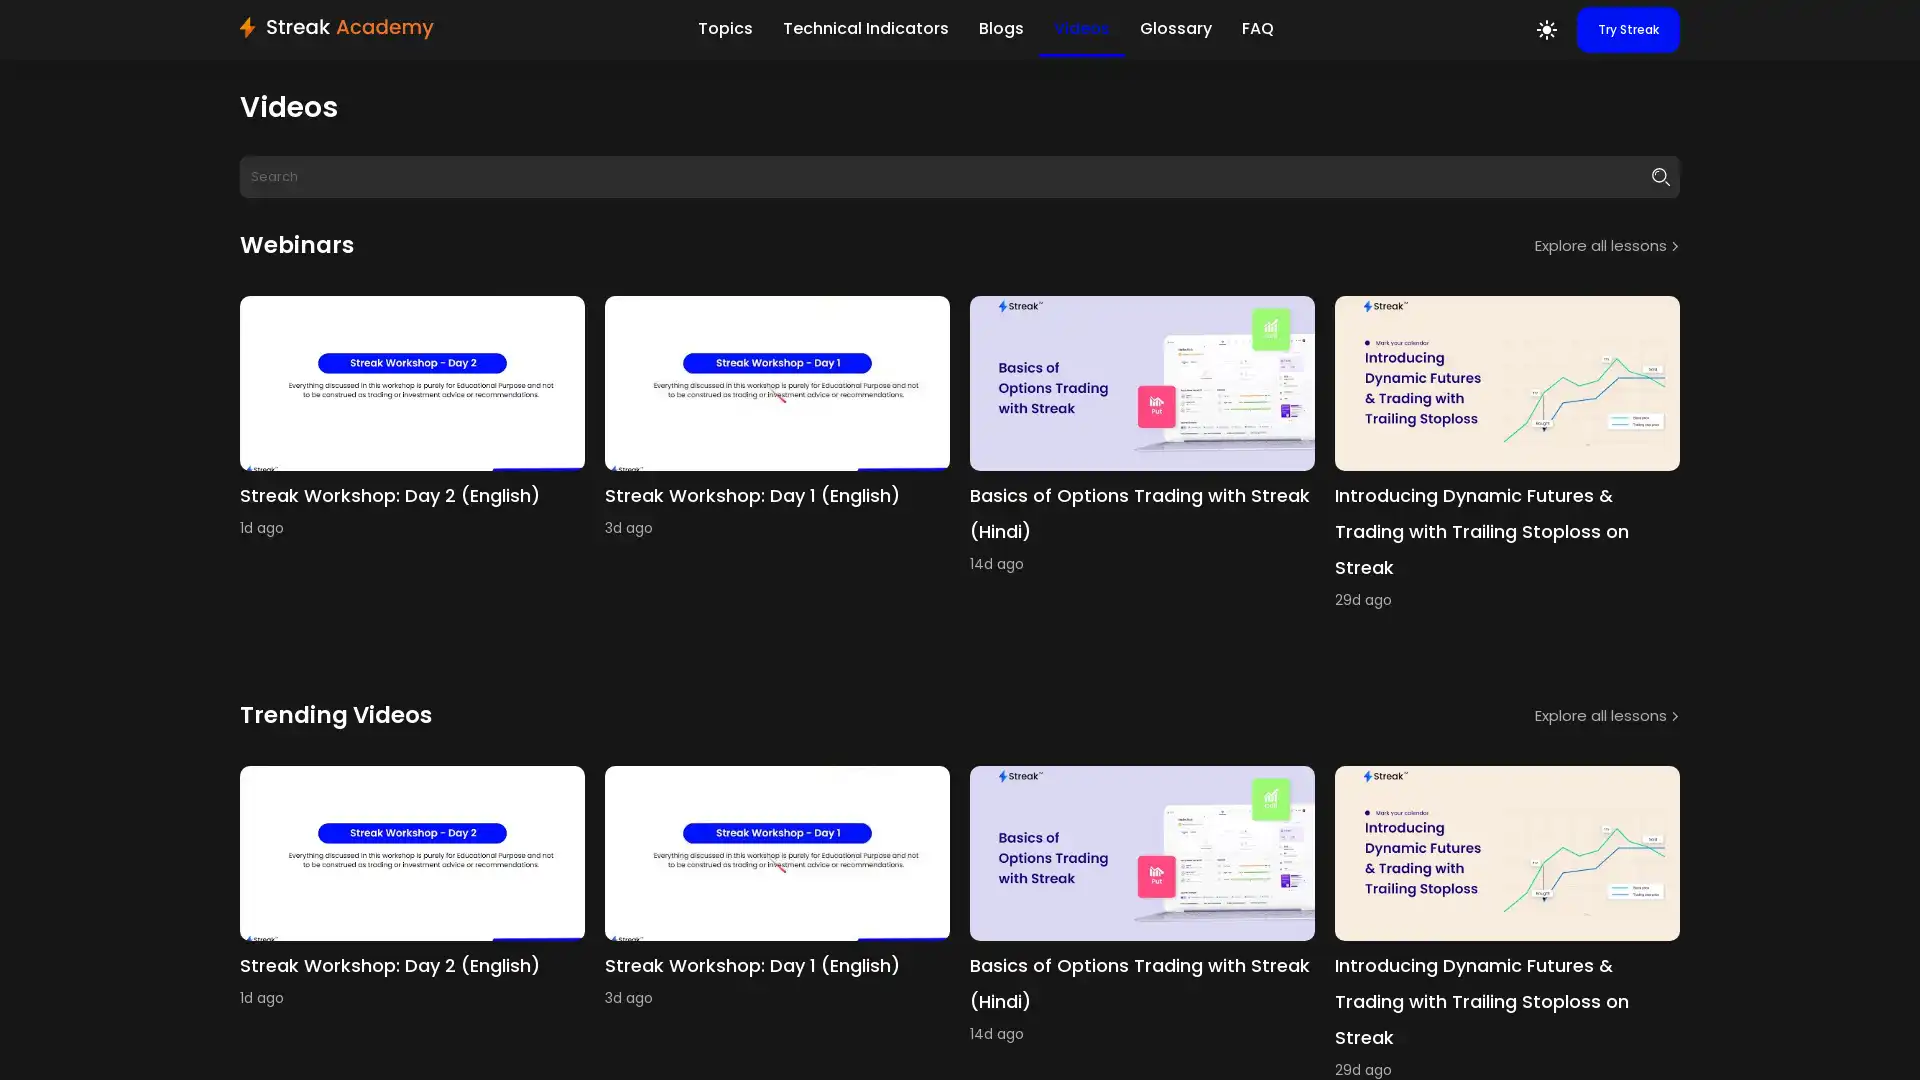  Describe the element at coordinates (1507, 455) in the screenshot. I see `youtube Introducing Dynamic Futures & Trading with Trailing Stoploss on Streak 29d ago` at that location.